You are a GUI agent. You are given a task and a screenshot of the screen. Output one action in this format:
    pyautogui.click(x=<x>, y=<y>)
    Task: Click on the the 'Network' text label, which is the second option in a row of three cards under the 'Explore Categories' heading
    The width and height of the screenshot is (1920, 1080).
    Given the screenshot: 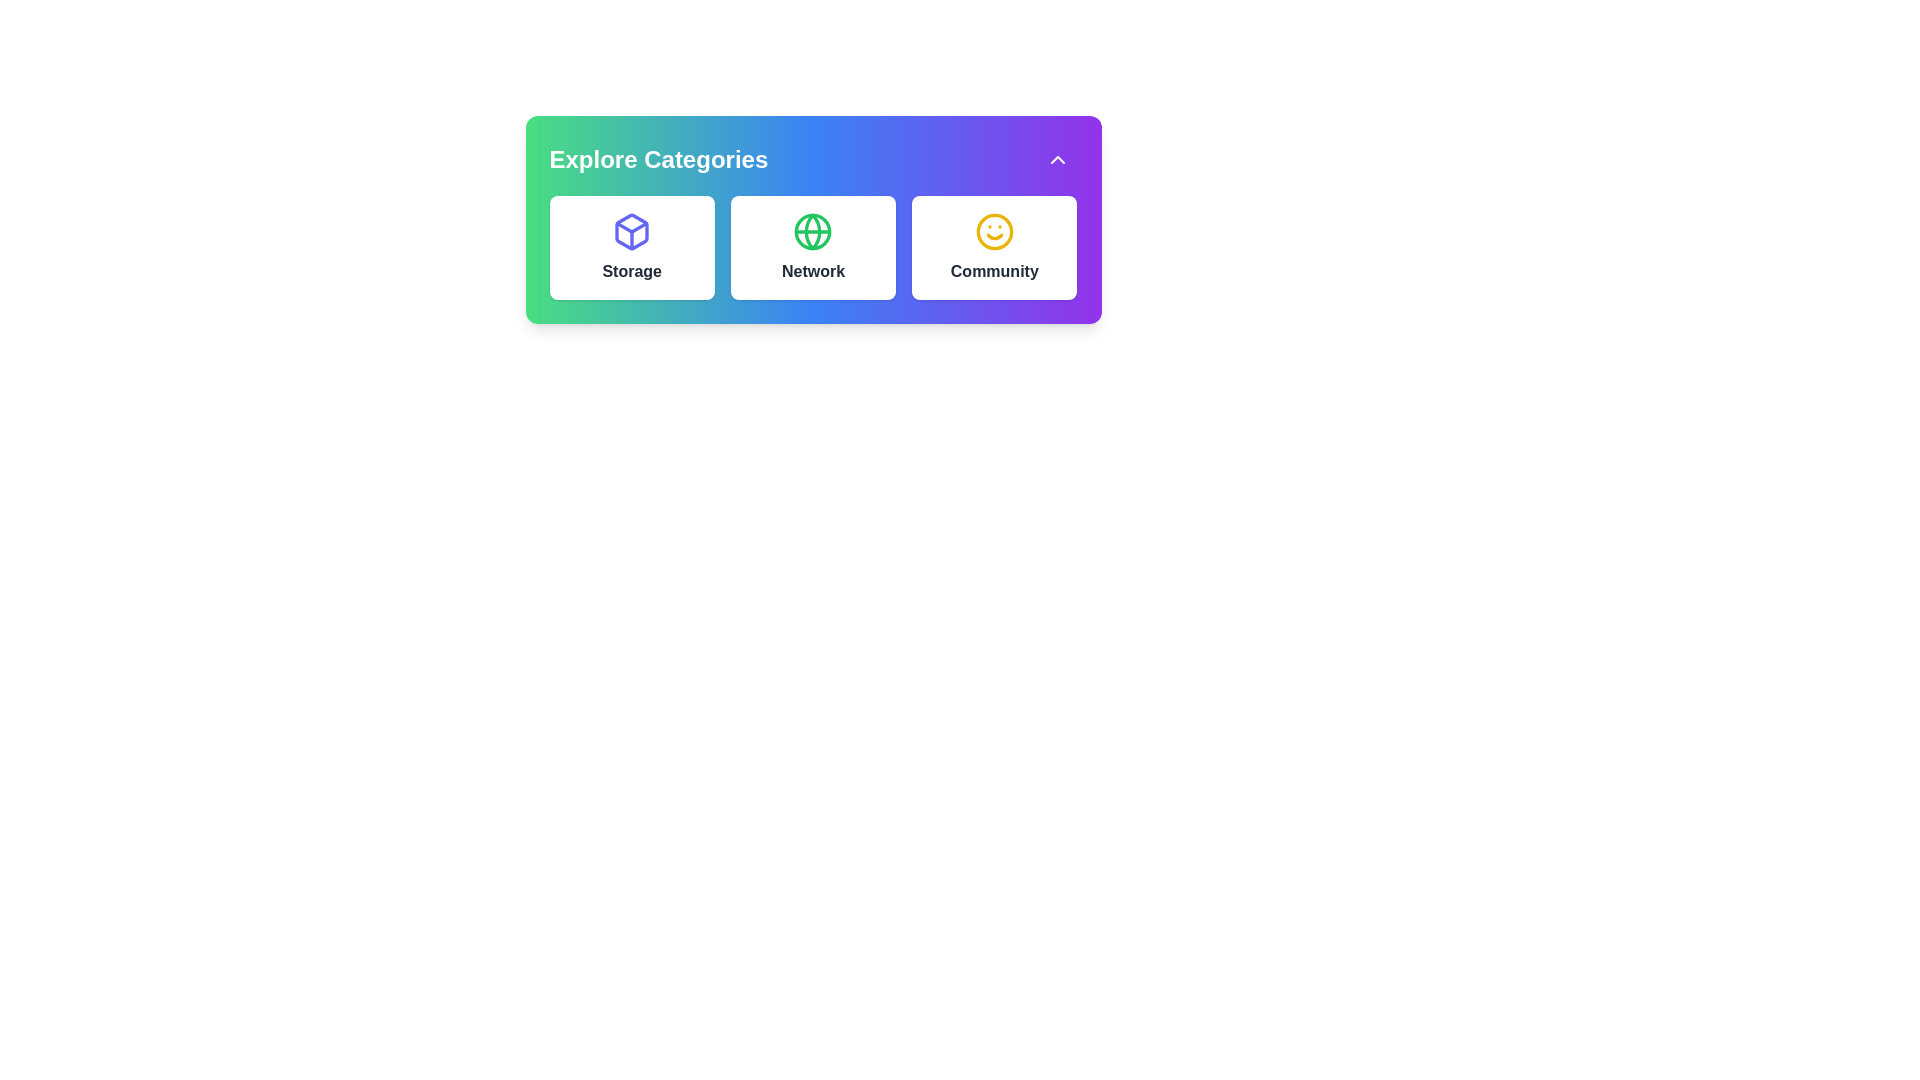 What is the action you would take?
    pyautogui.click(x=813, y=272)
    